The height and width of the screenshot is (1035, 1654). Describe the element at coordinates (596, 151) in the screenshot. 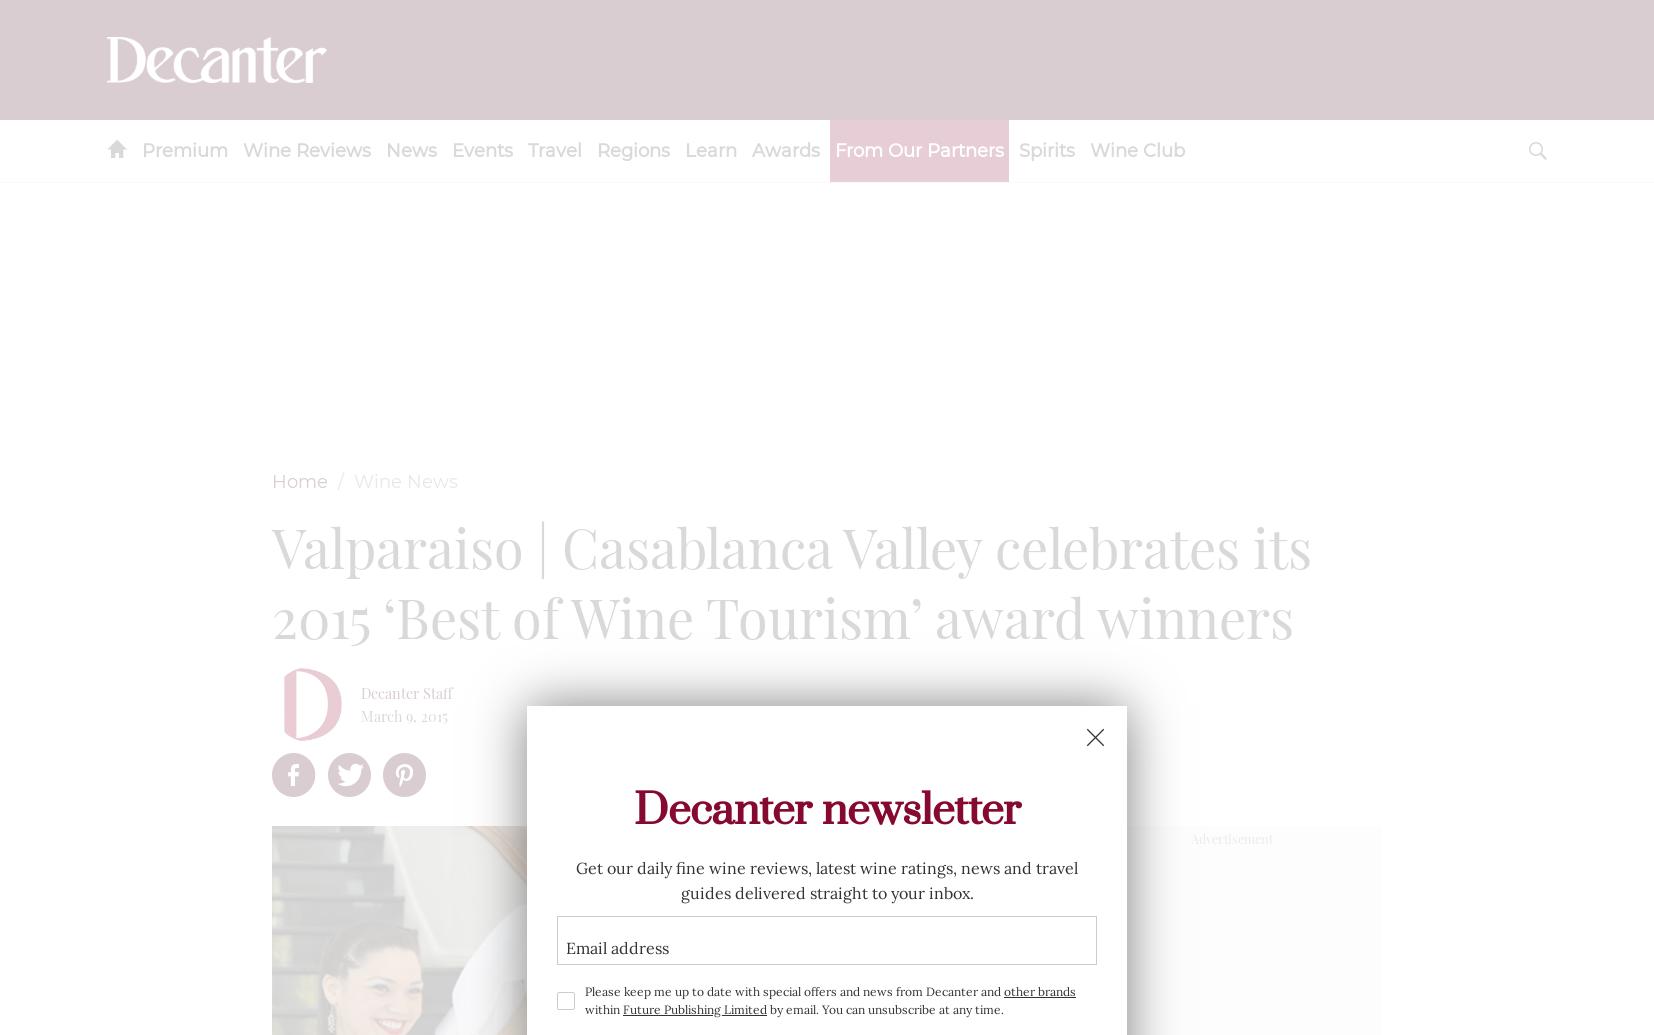

I see `'Regions'` at that location.